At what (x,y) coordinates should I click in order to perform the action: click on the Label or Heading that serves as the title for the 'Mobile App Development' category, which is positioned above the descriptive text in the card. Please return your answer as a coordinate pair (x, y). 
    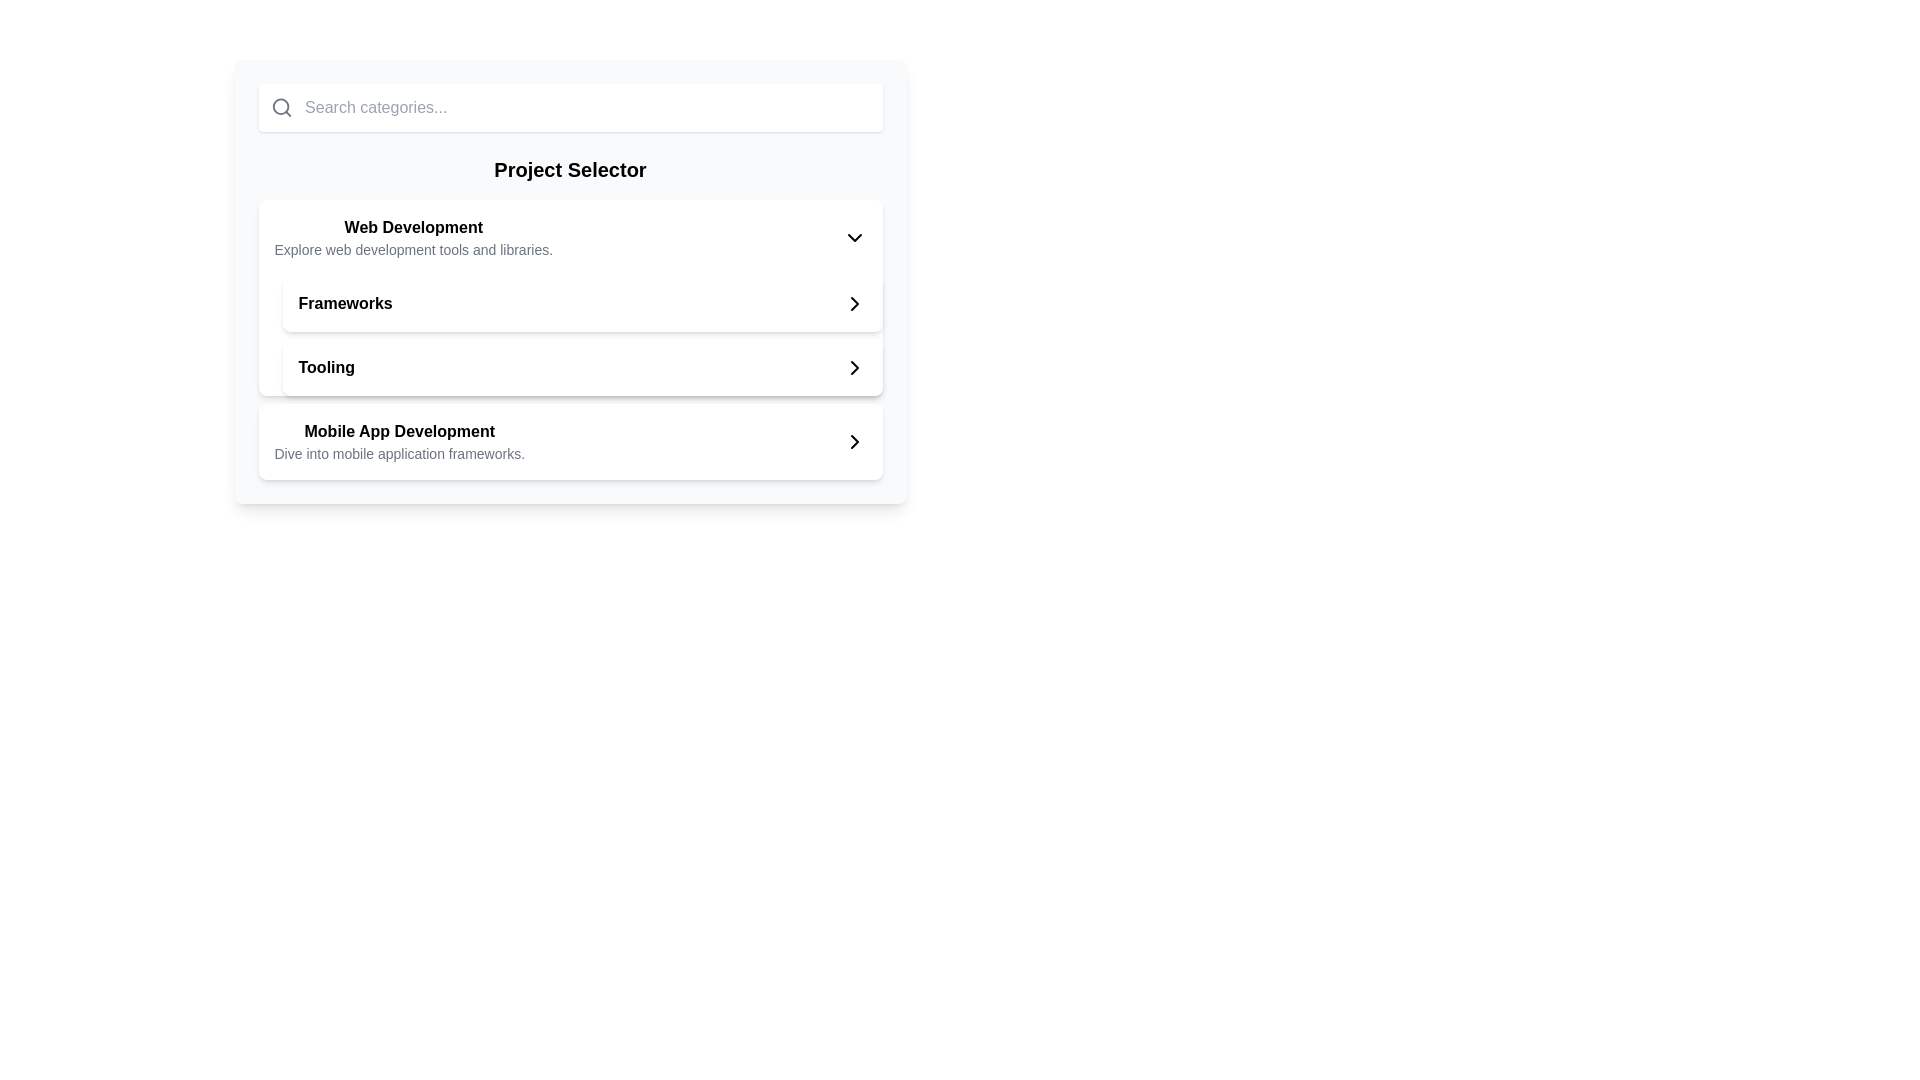
    Looking at the image, I should click on (399, 431).